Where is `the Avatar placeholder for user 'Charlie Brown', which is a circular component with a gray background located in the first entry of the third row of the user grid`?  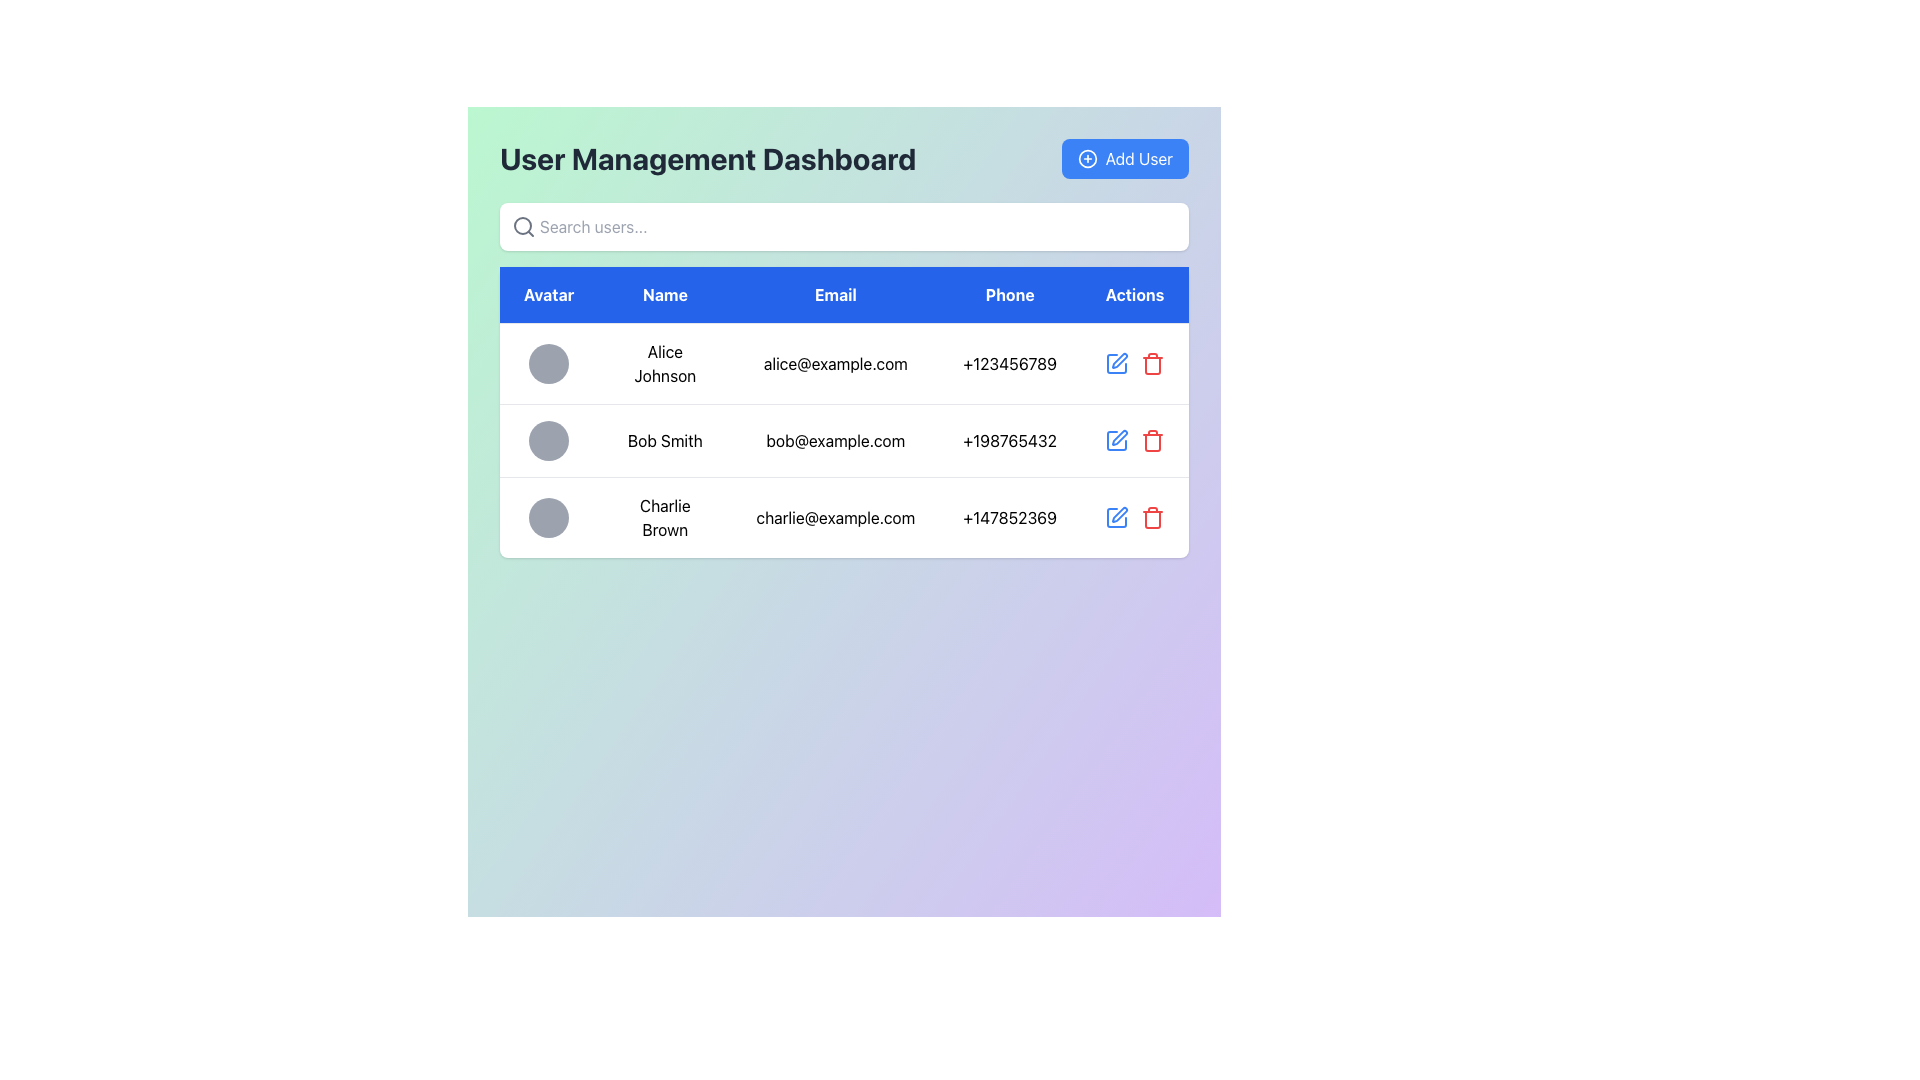 the Avatar placeholder for user 'Charlie Brown', which is a circular component with a gray background located in the first entry of the third row of the user grid is located at coordinates (549, 516).